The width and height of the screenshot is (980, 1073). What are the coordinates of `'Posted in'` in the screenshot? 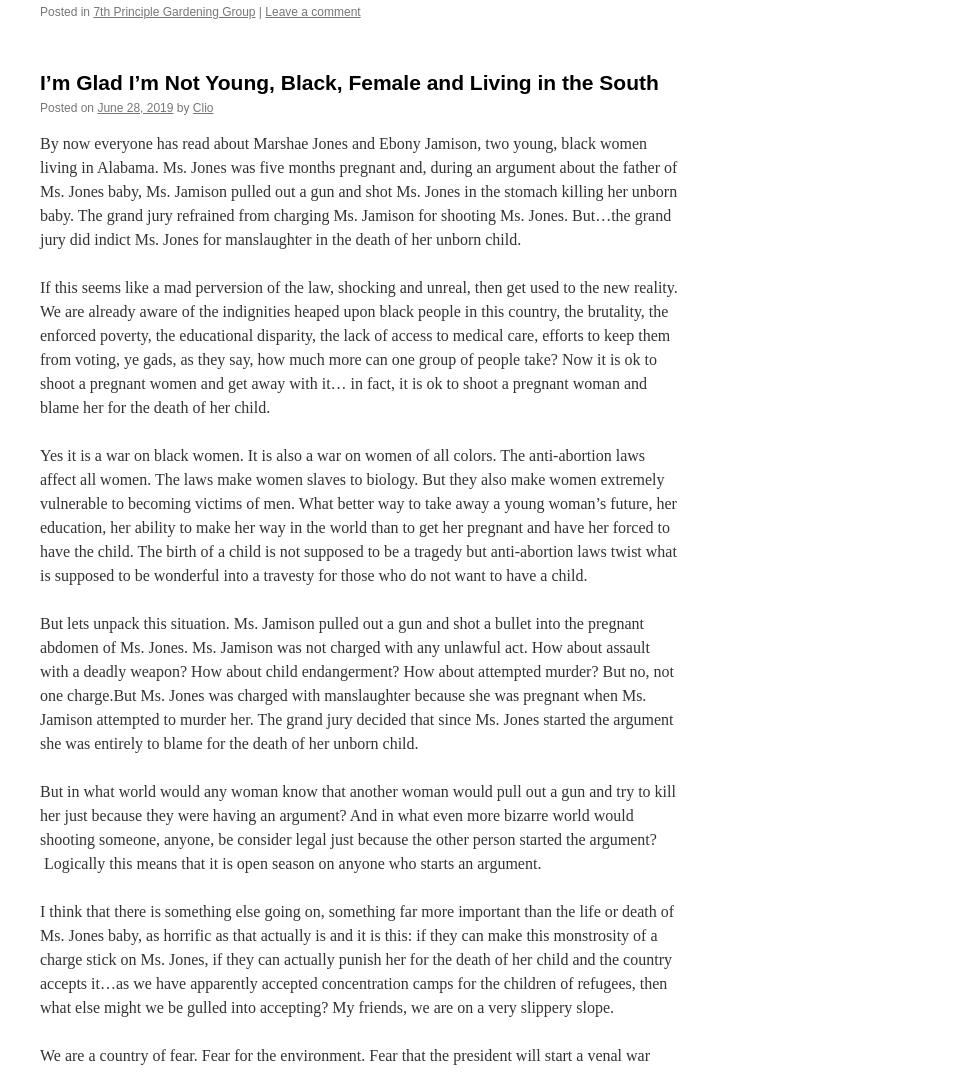 It's located at (64, 10).